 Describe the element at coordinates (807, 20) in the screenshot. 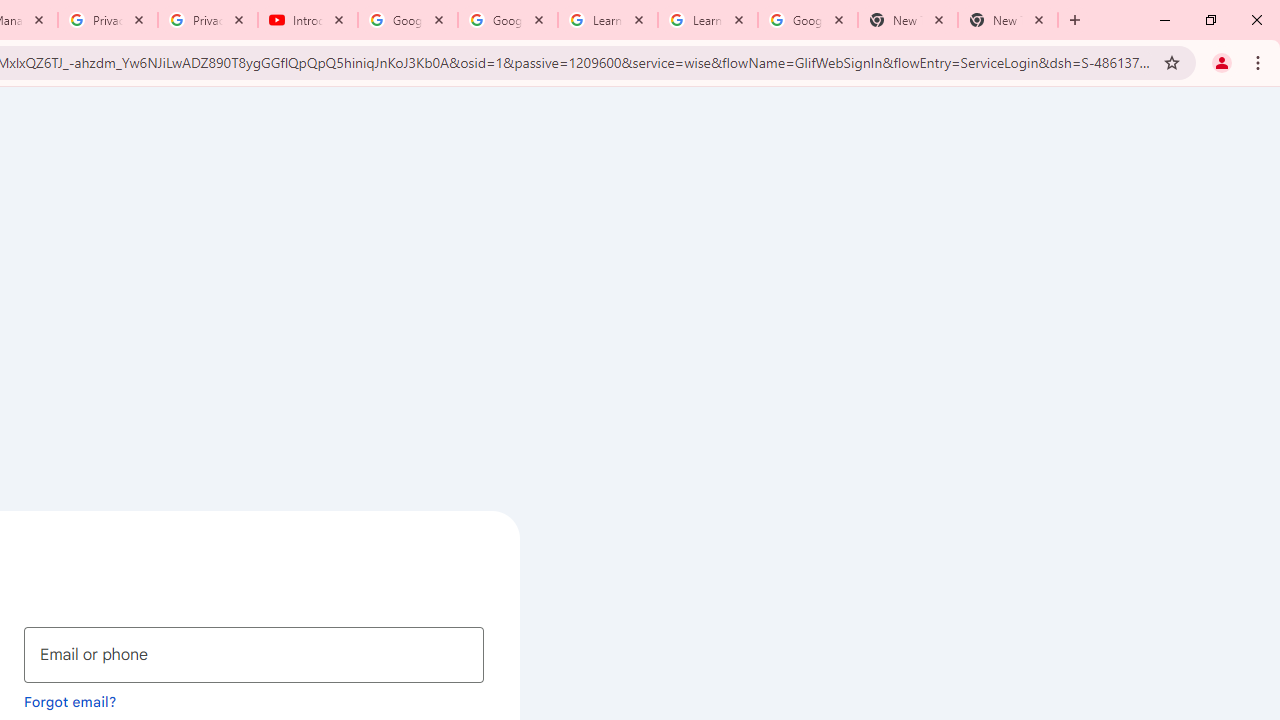

I see `'Google Account'` at that location.